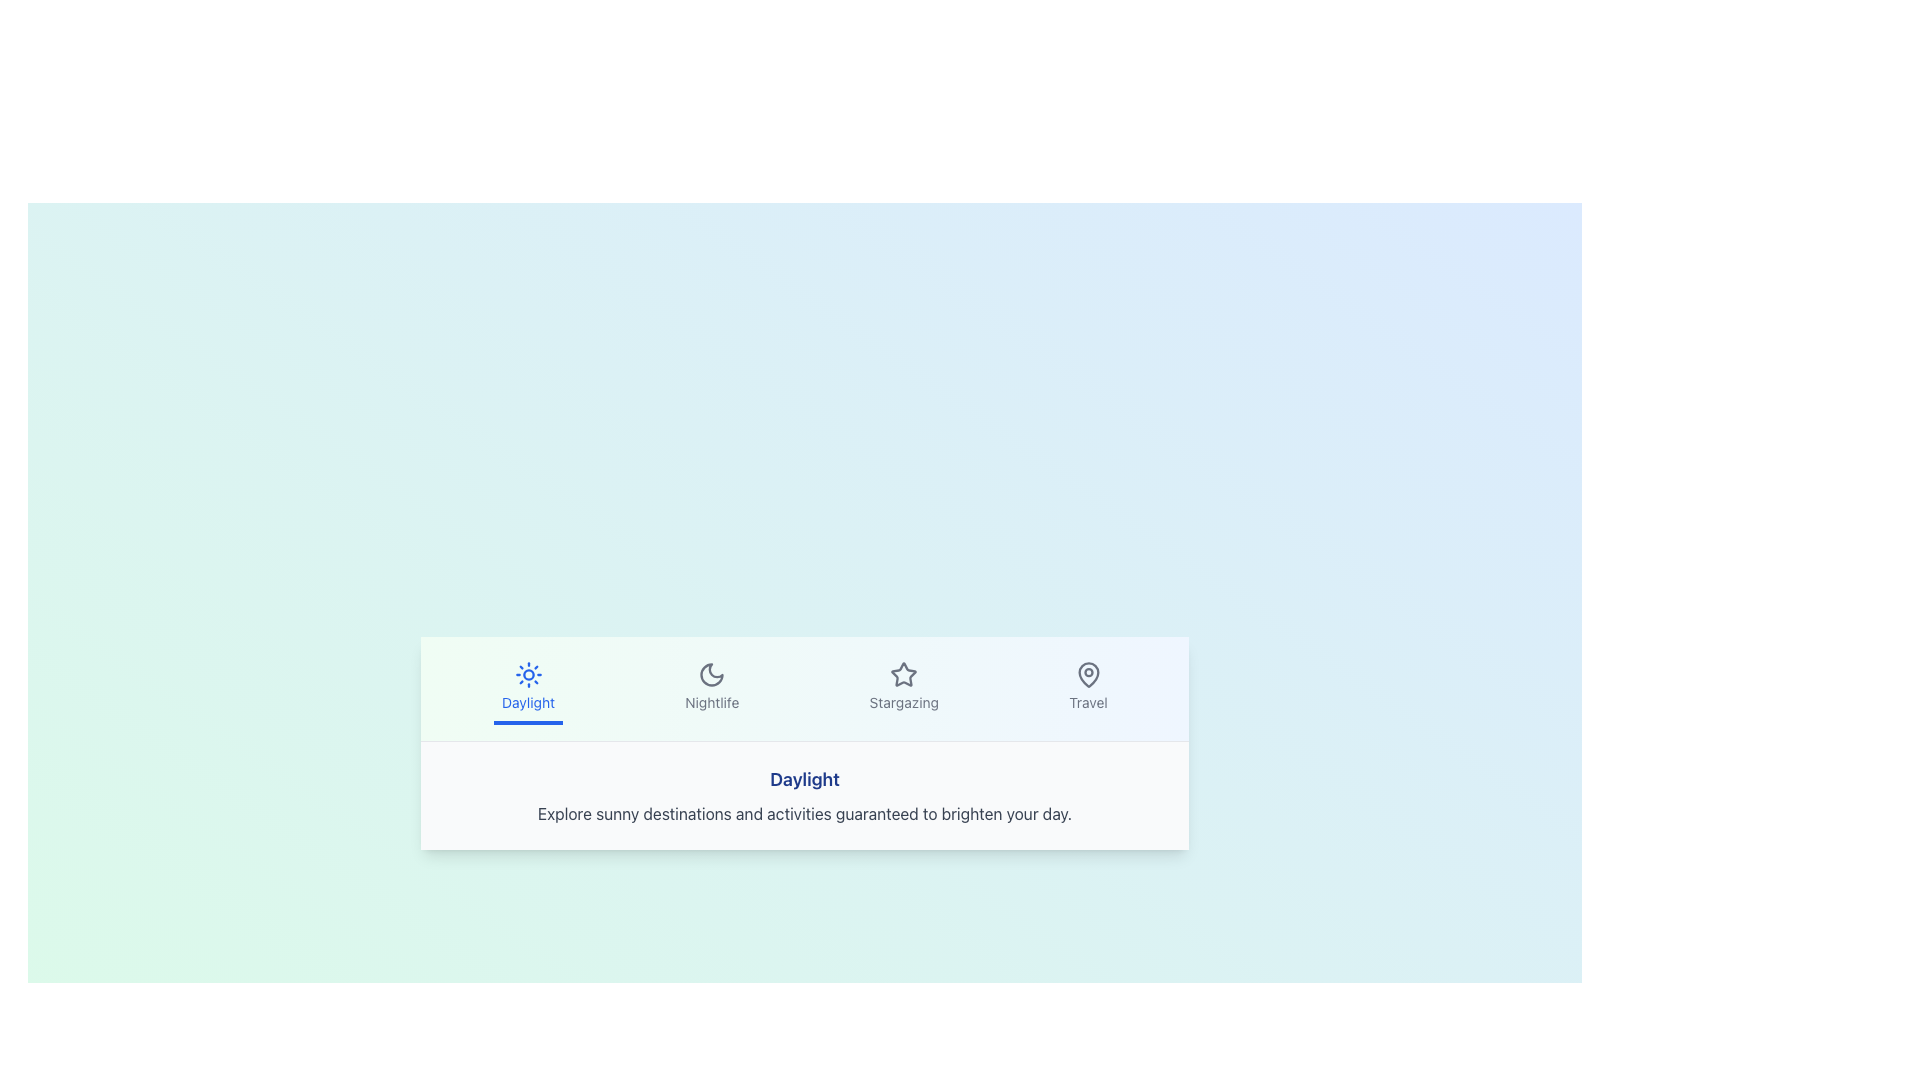  I want to click on the 'Travel' tab icon in the navigation bar, which is located at the bottom center of the interface, furthest to the right among the tabs labeled 'Daylight,' 'Nightlife,' 'Stargazing,' and 'Travel.', so click(1087, 674).